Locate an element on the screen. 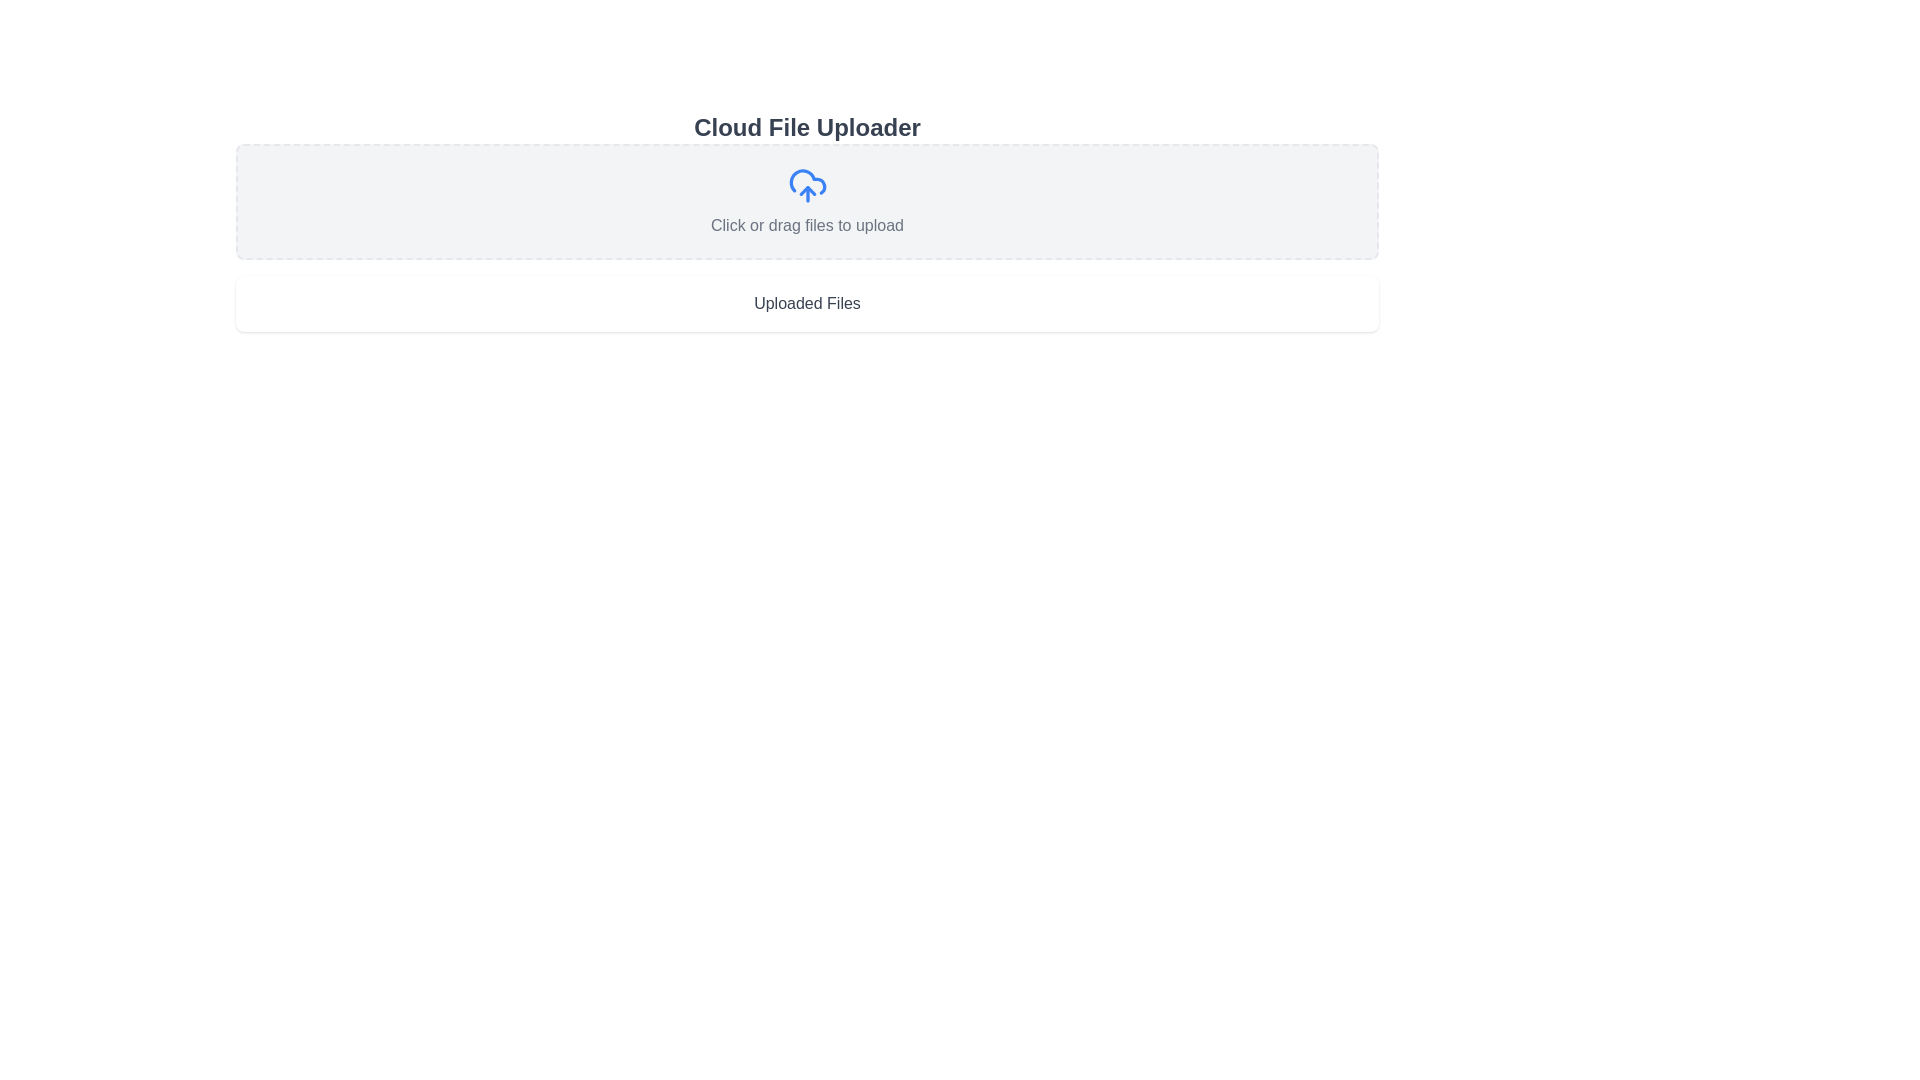  the static text label that says 'Click or drag files to upload', which is centrally located within a dashed border area with a light gray background is located at coordinates (807, 225).